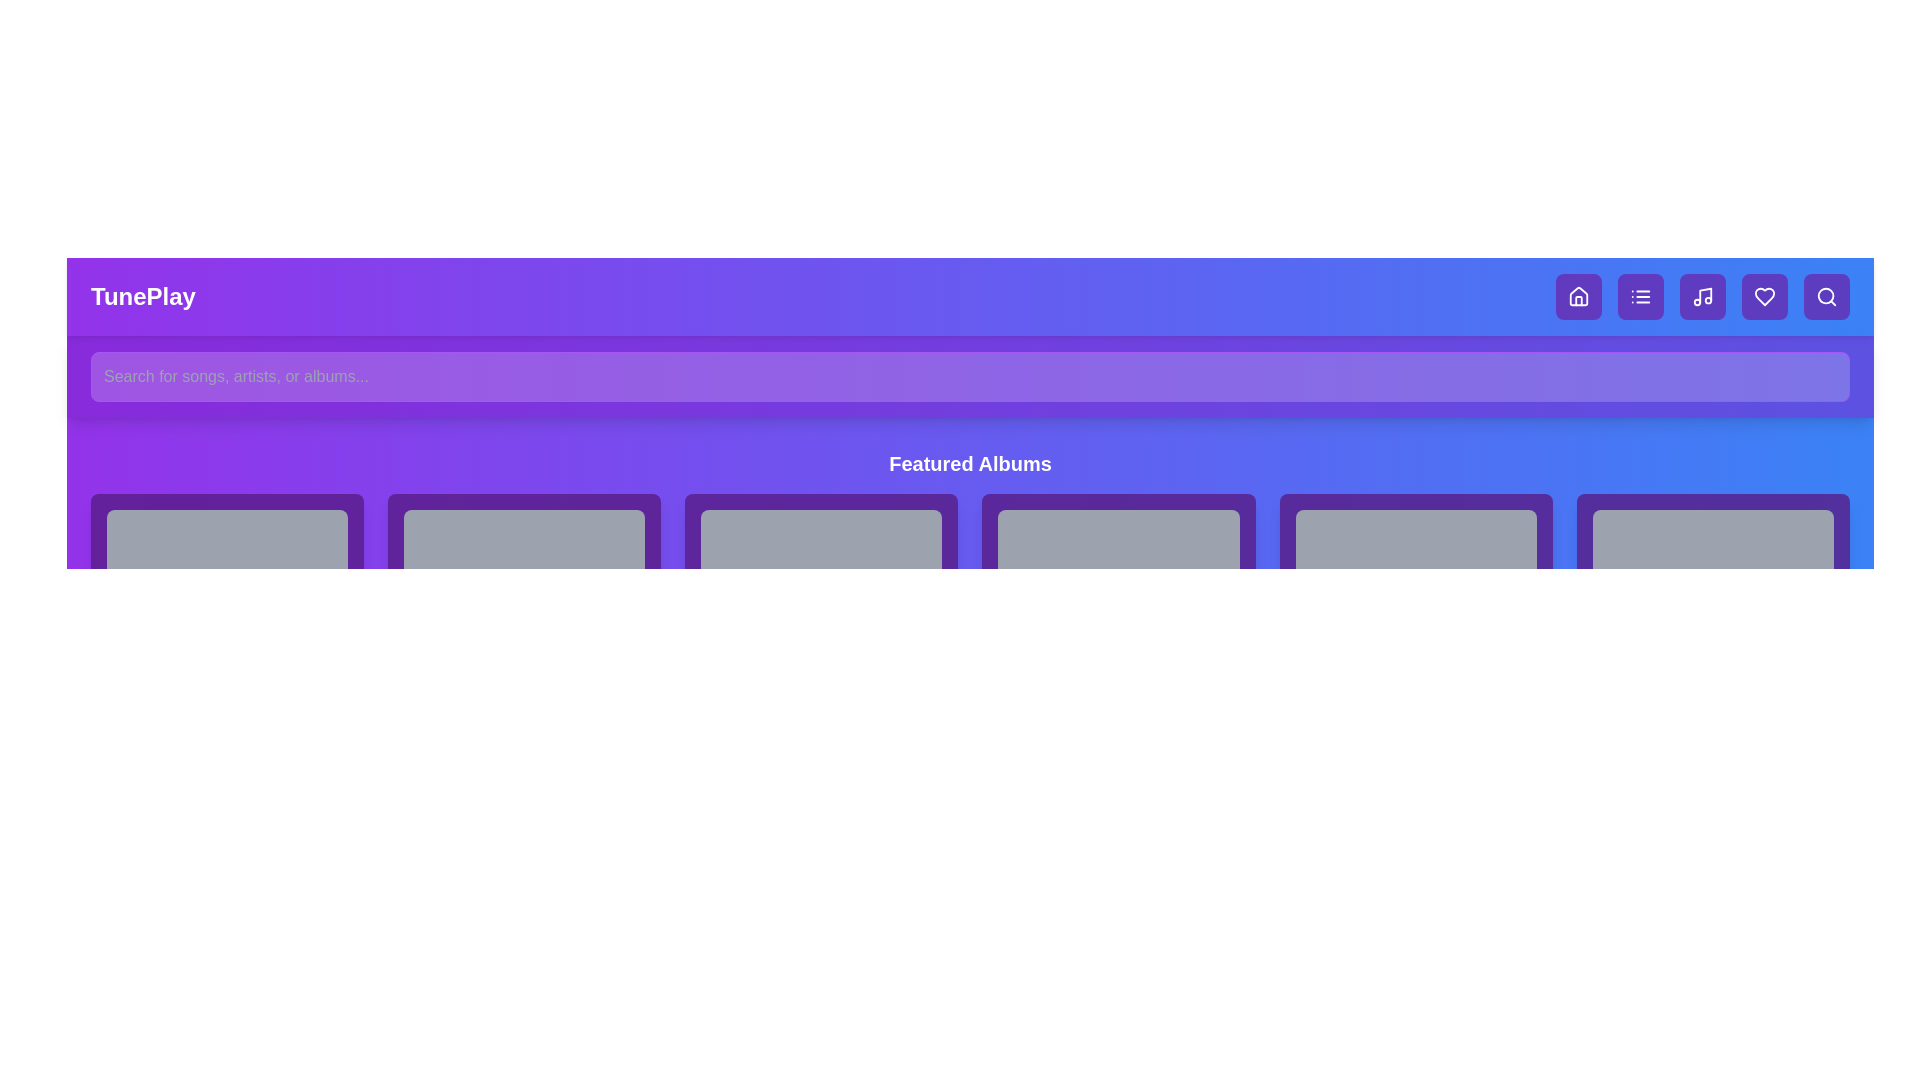 The image size is (1920, 1080). Describe the element at coordinates (142, 297) in the screenshot. I see `the 'TunePlay' logo to navigate to the home page` at that location.